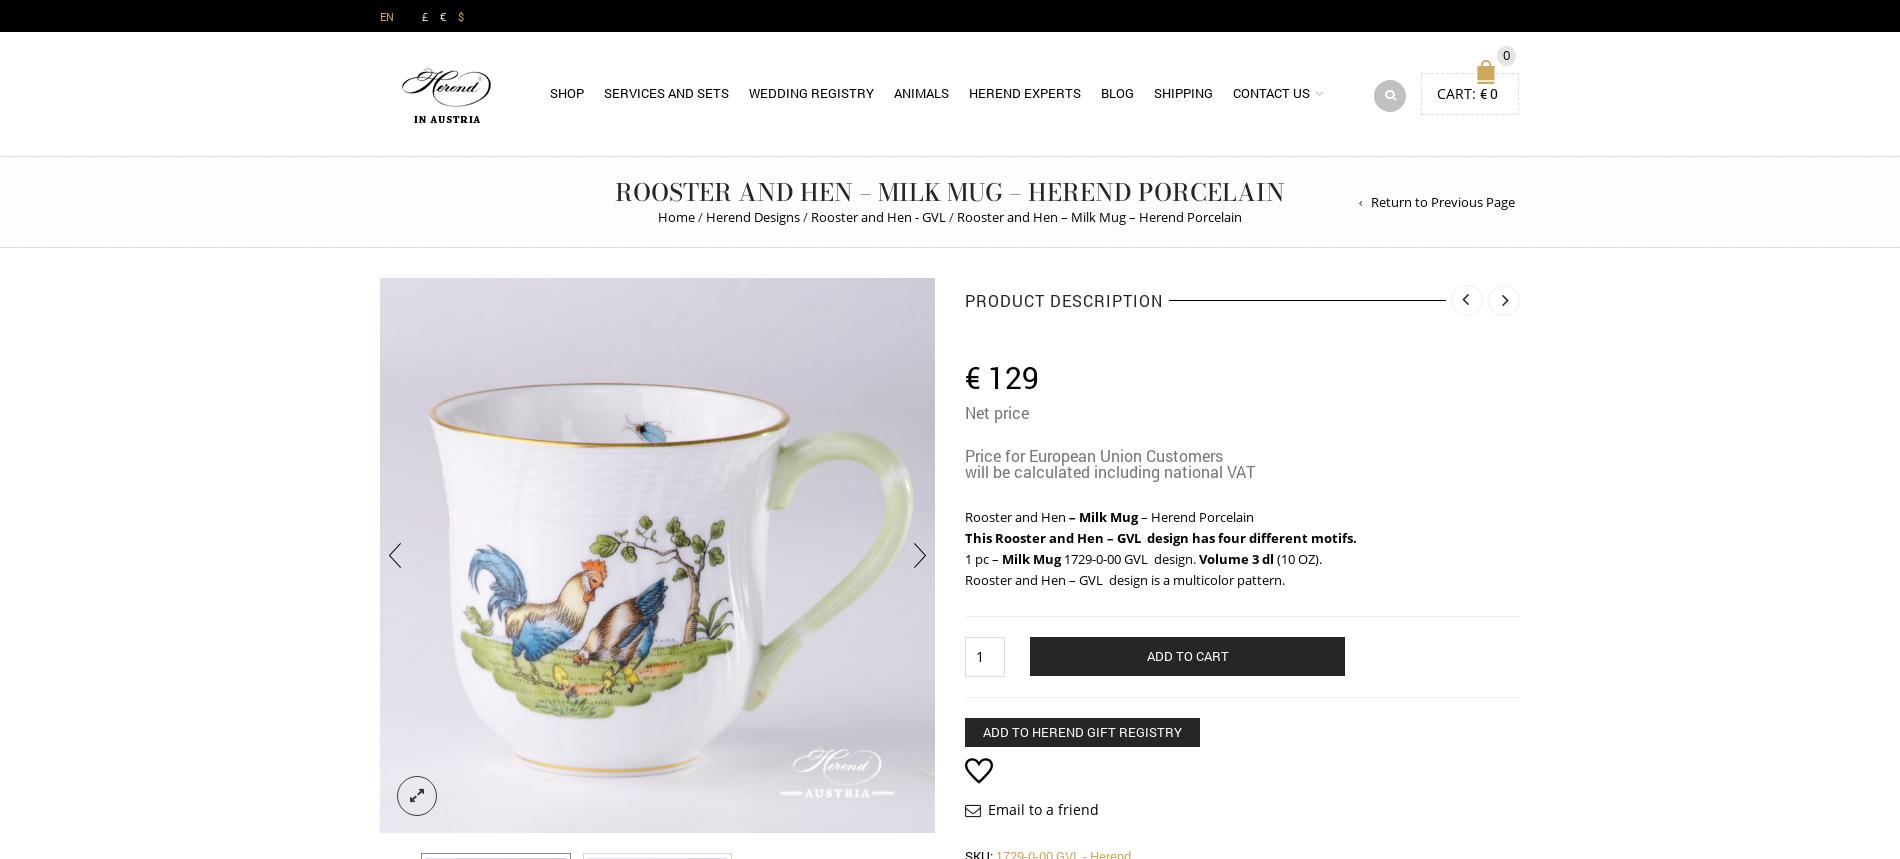  Describe the element at coordinates (980, 536) in the screenshot. I see `'This'` at that location.